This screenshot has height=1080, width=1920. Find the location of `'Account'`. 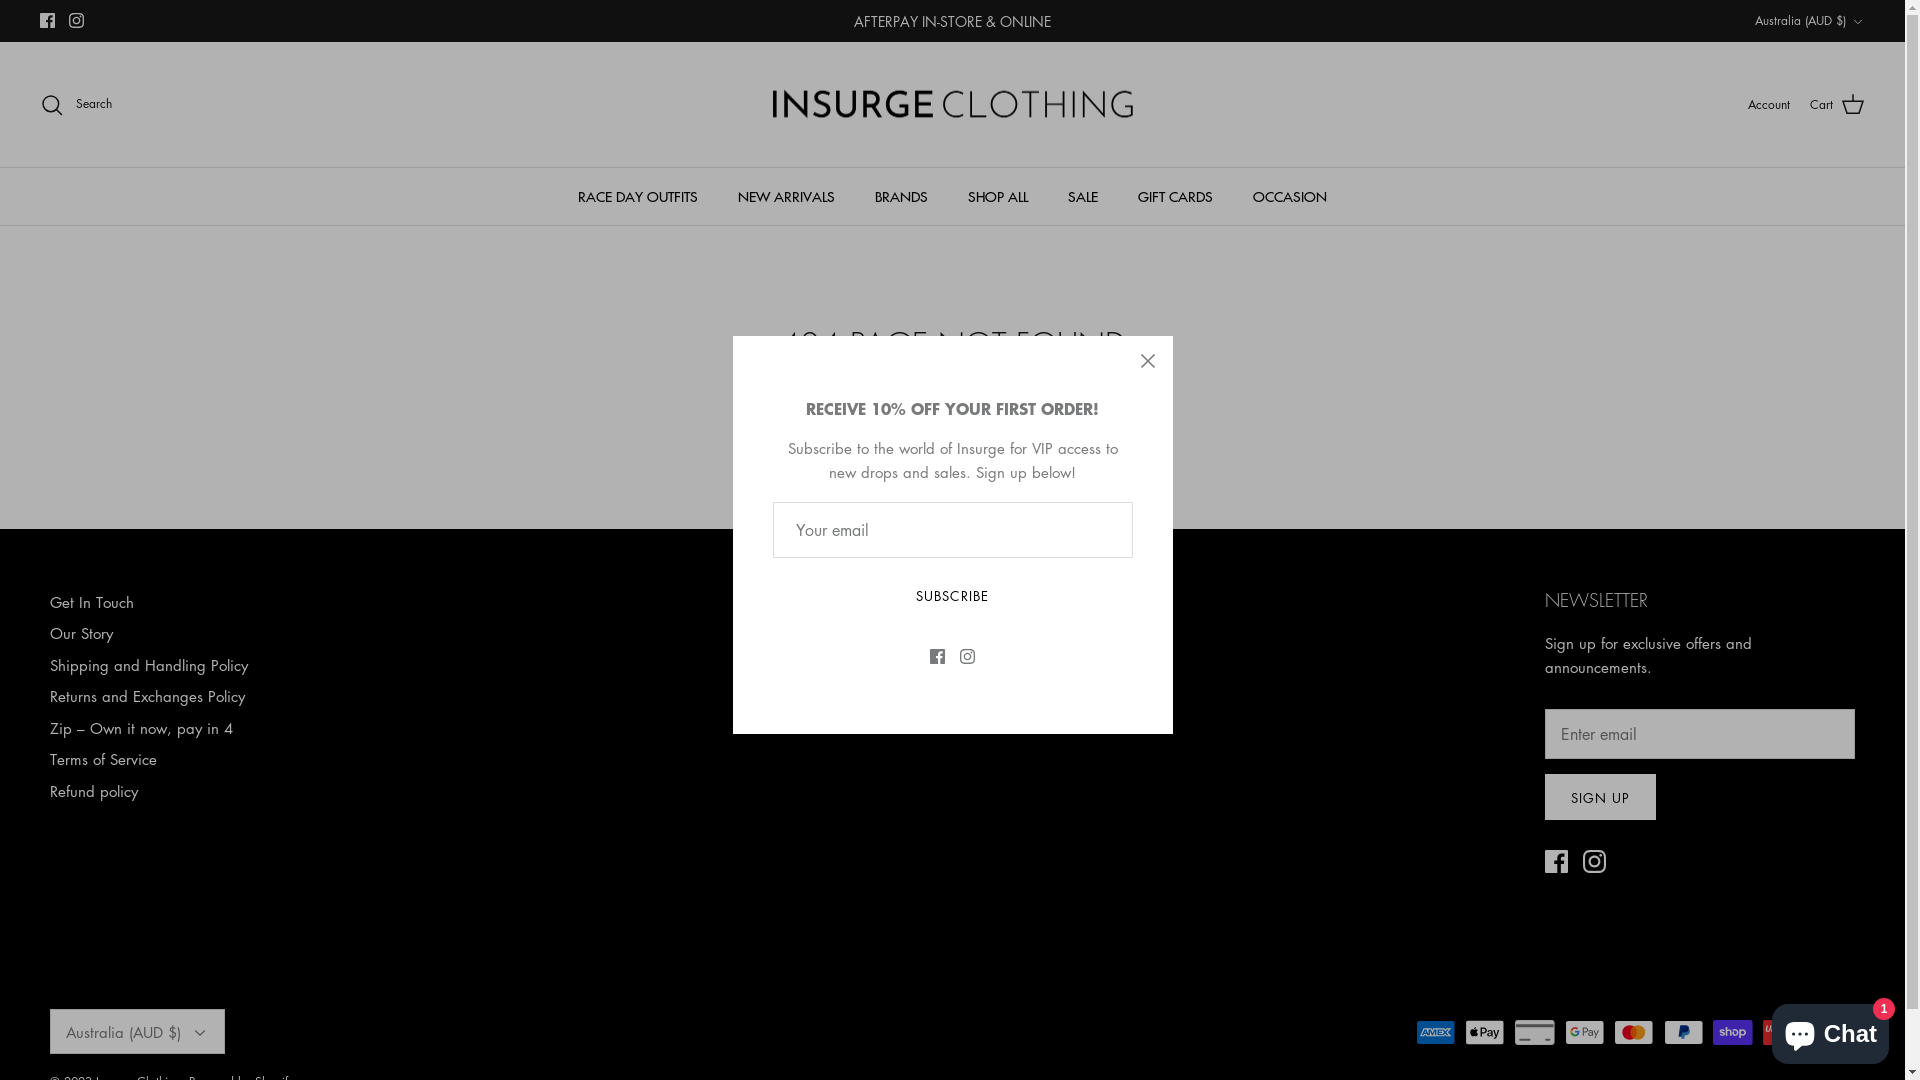

'Account' is located at coordinates (1769, 104).